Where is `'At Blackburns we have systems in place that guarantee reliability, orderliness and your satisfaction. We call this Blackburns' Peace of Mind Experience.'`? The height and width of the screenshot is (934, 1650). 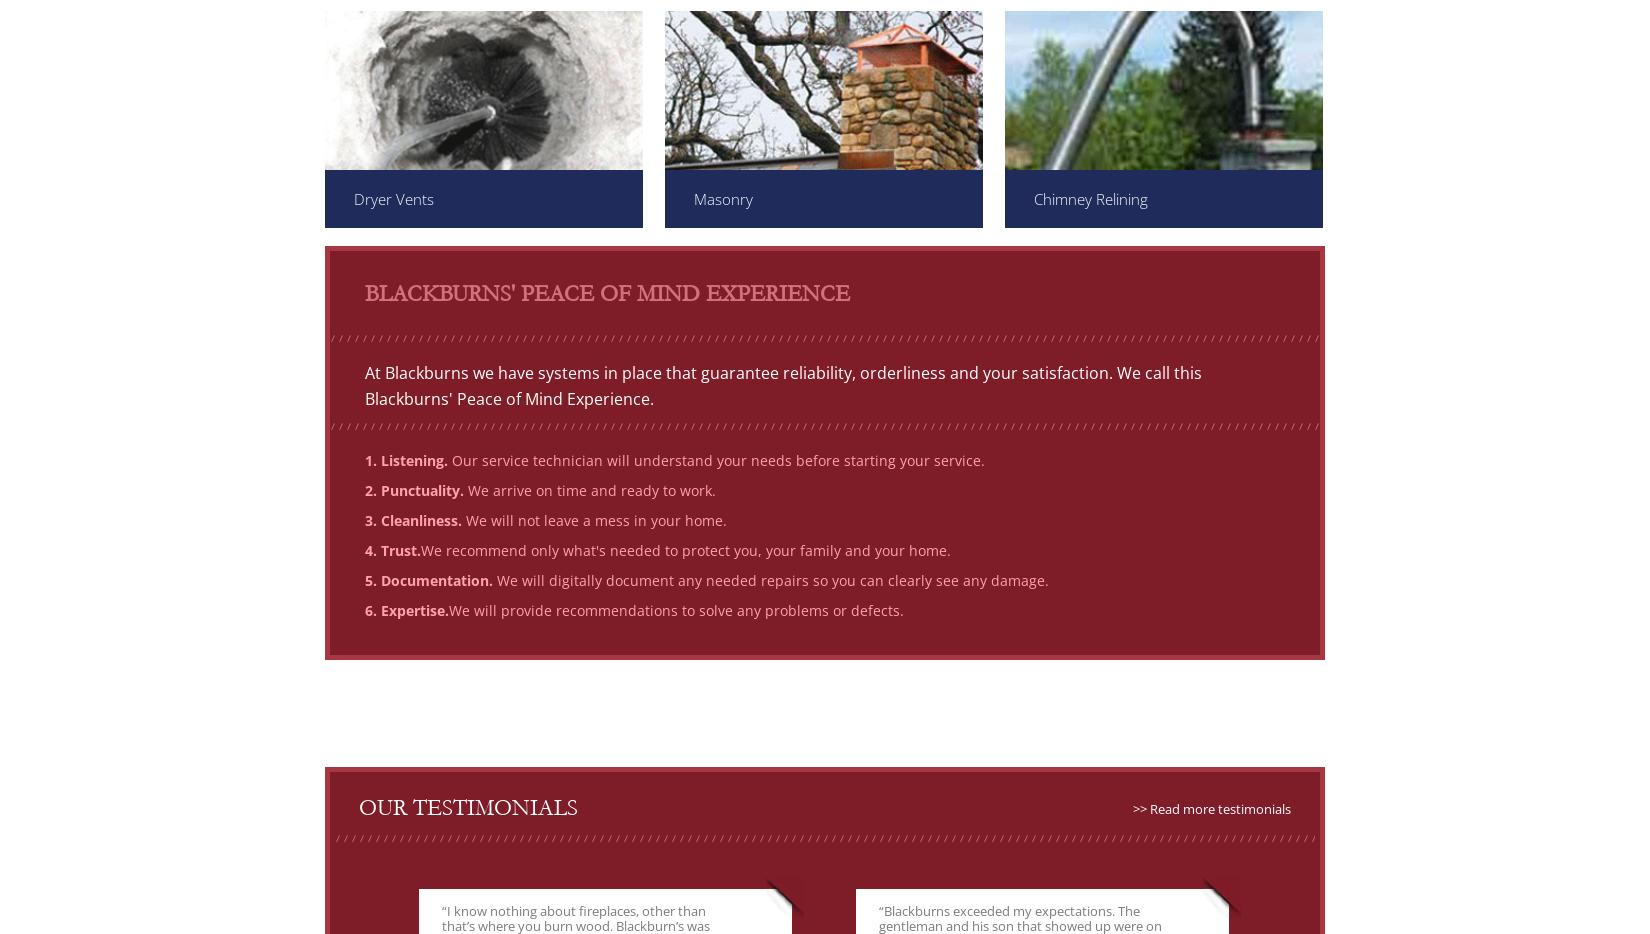
'At Blackburns we have systems in place that guarantee reliability, orderliness and your satisfaction. We call this Blackburns' Peace of Mind Experience.' is located at coordinates (782, 385).